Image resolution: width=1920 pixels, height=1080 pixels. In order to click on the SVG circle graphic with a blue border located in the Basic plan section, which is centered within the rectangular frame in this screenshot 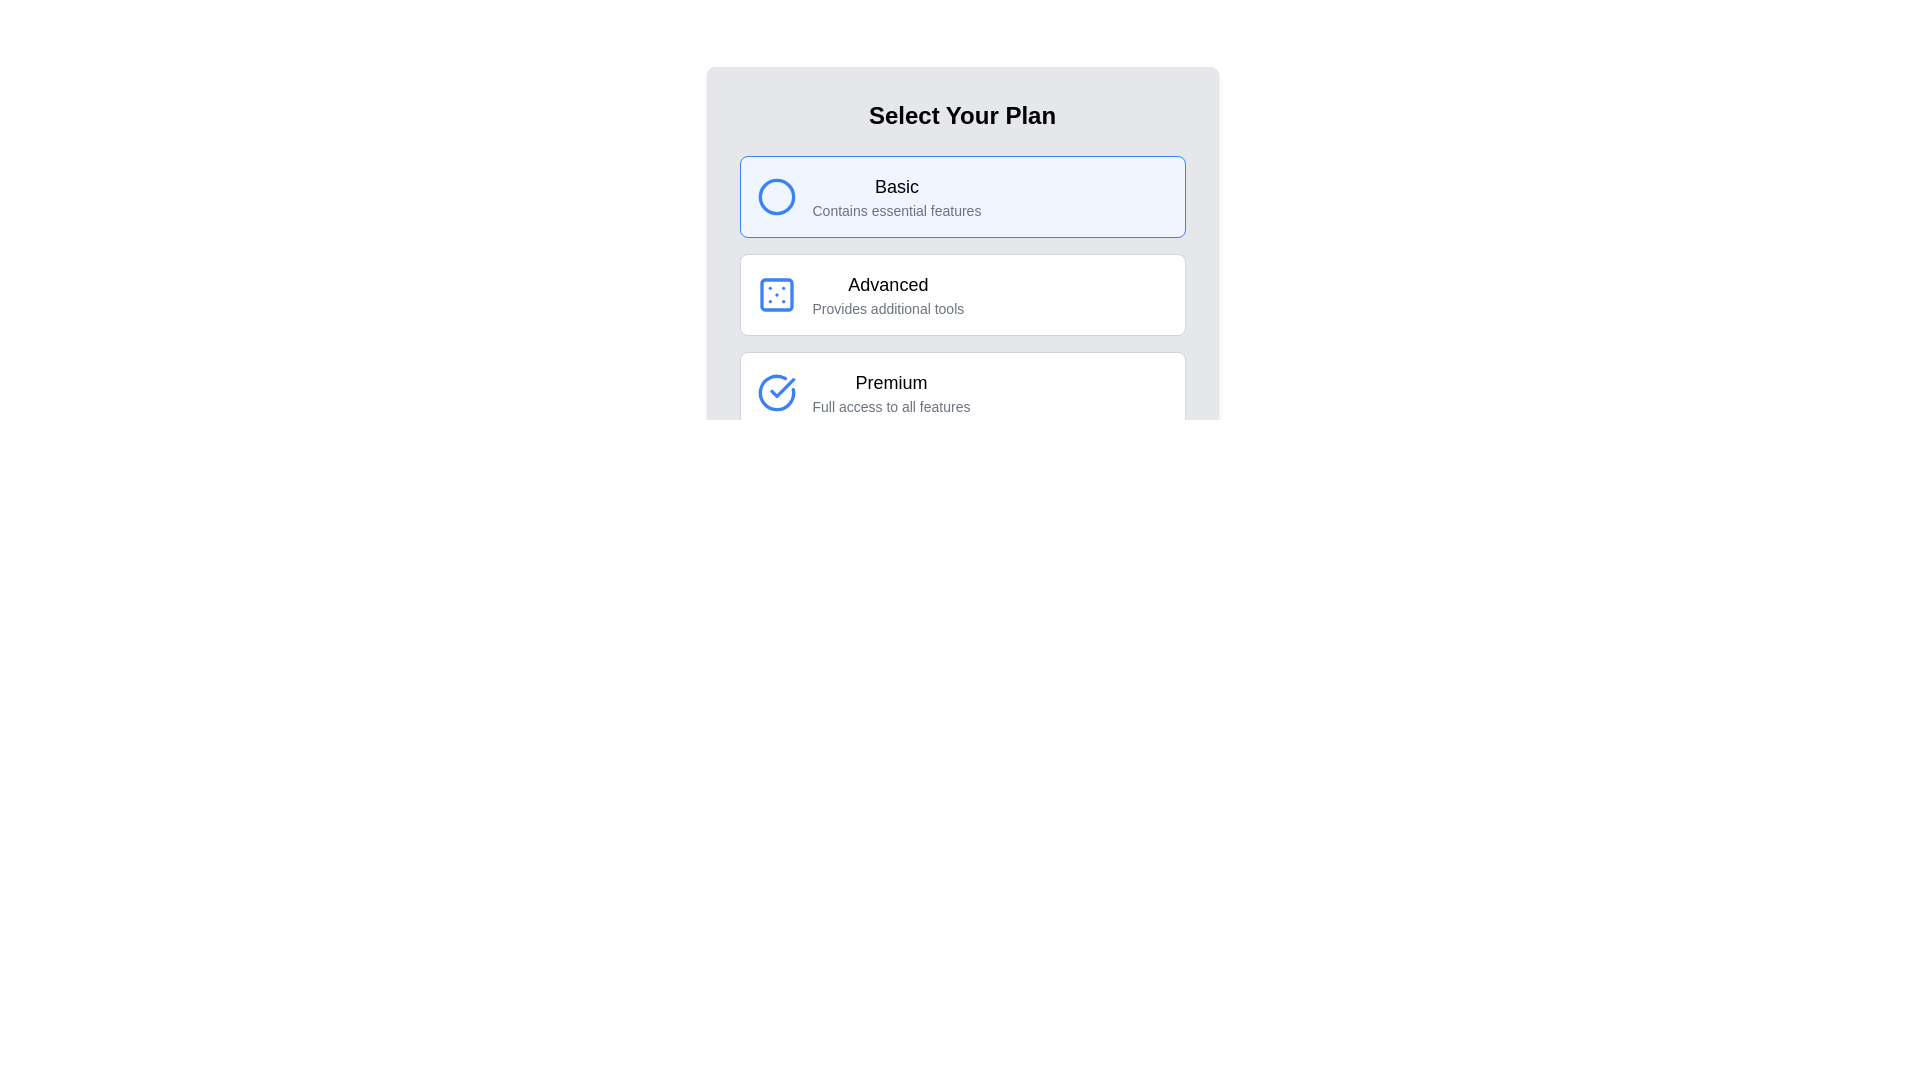, I will do `click(775, 196)`.